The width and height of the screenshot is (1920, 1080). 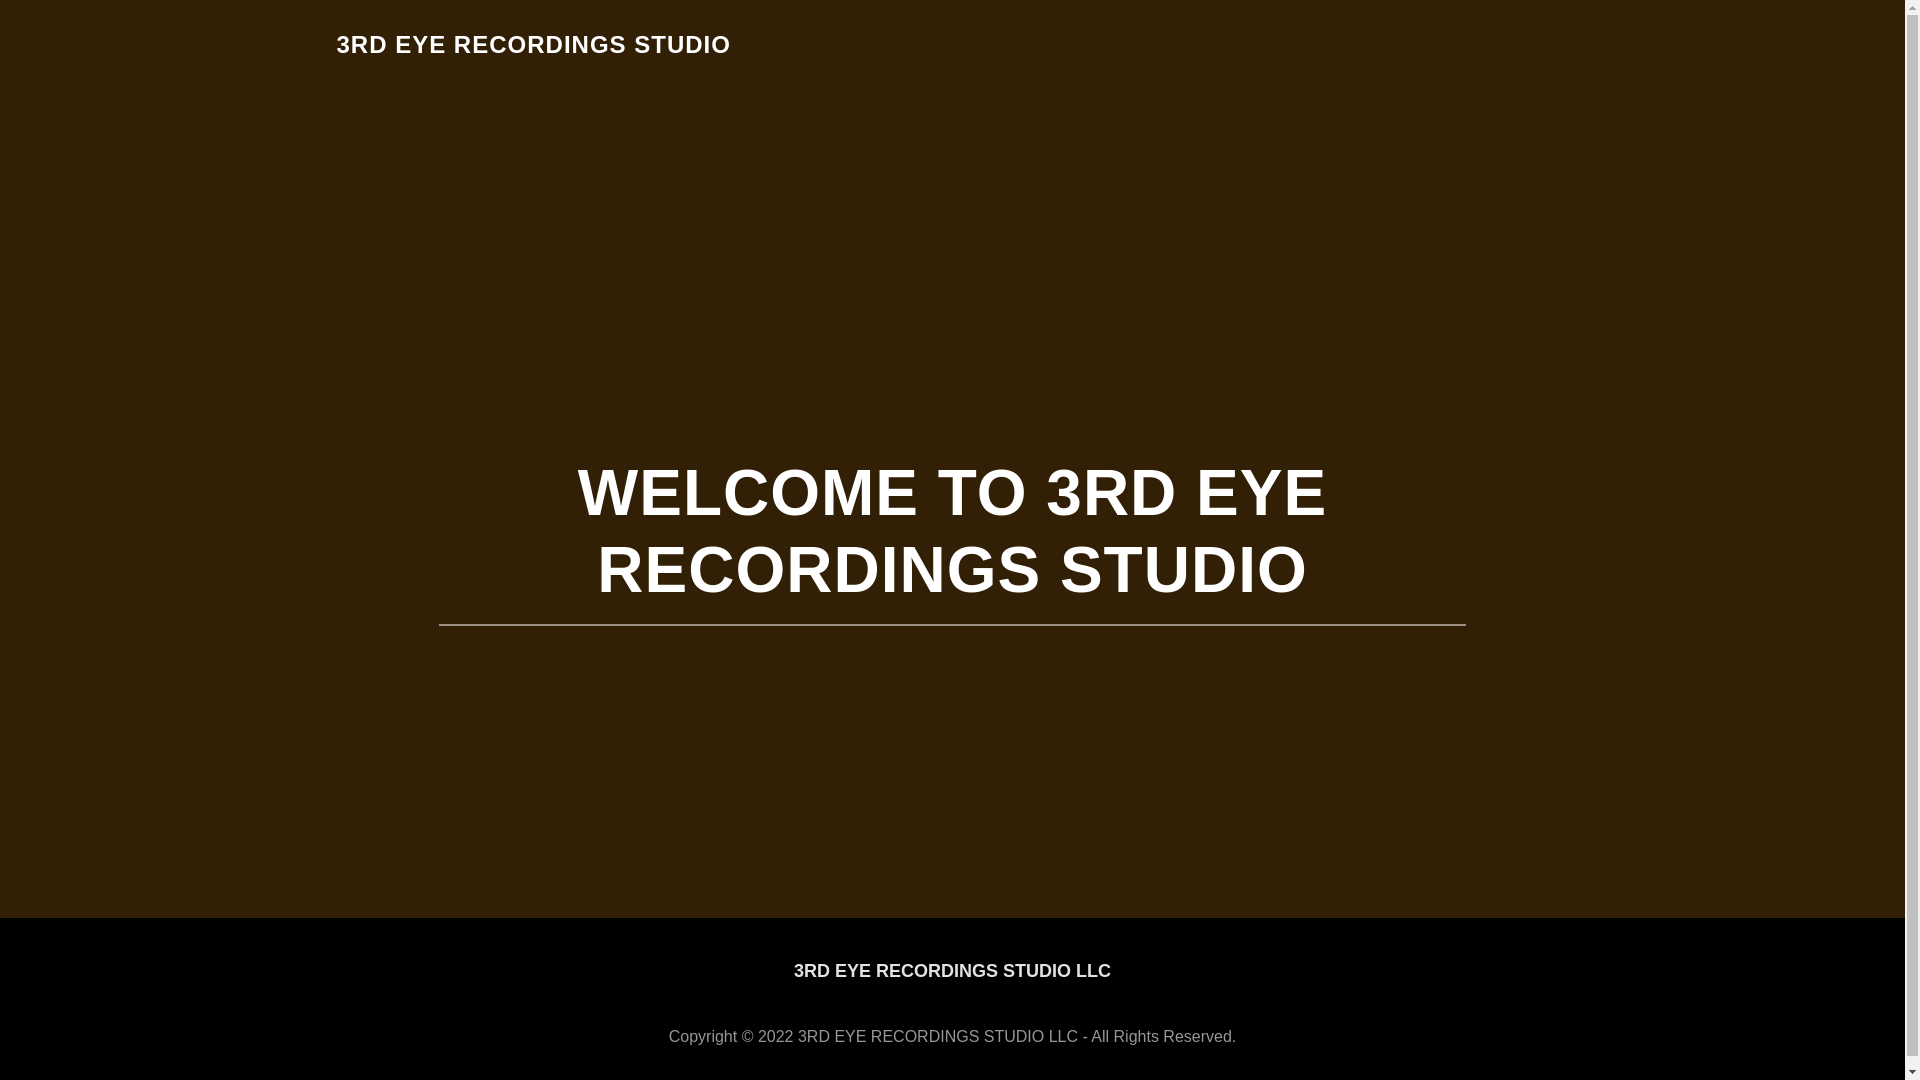 What do you see at coordinates (532, 45) in the screenshot?
I see `'3RD EYE RECORDINGS STUDIO'` at bounding box center [532, 45].